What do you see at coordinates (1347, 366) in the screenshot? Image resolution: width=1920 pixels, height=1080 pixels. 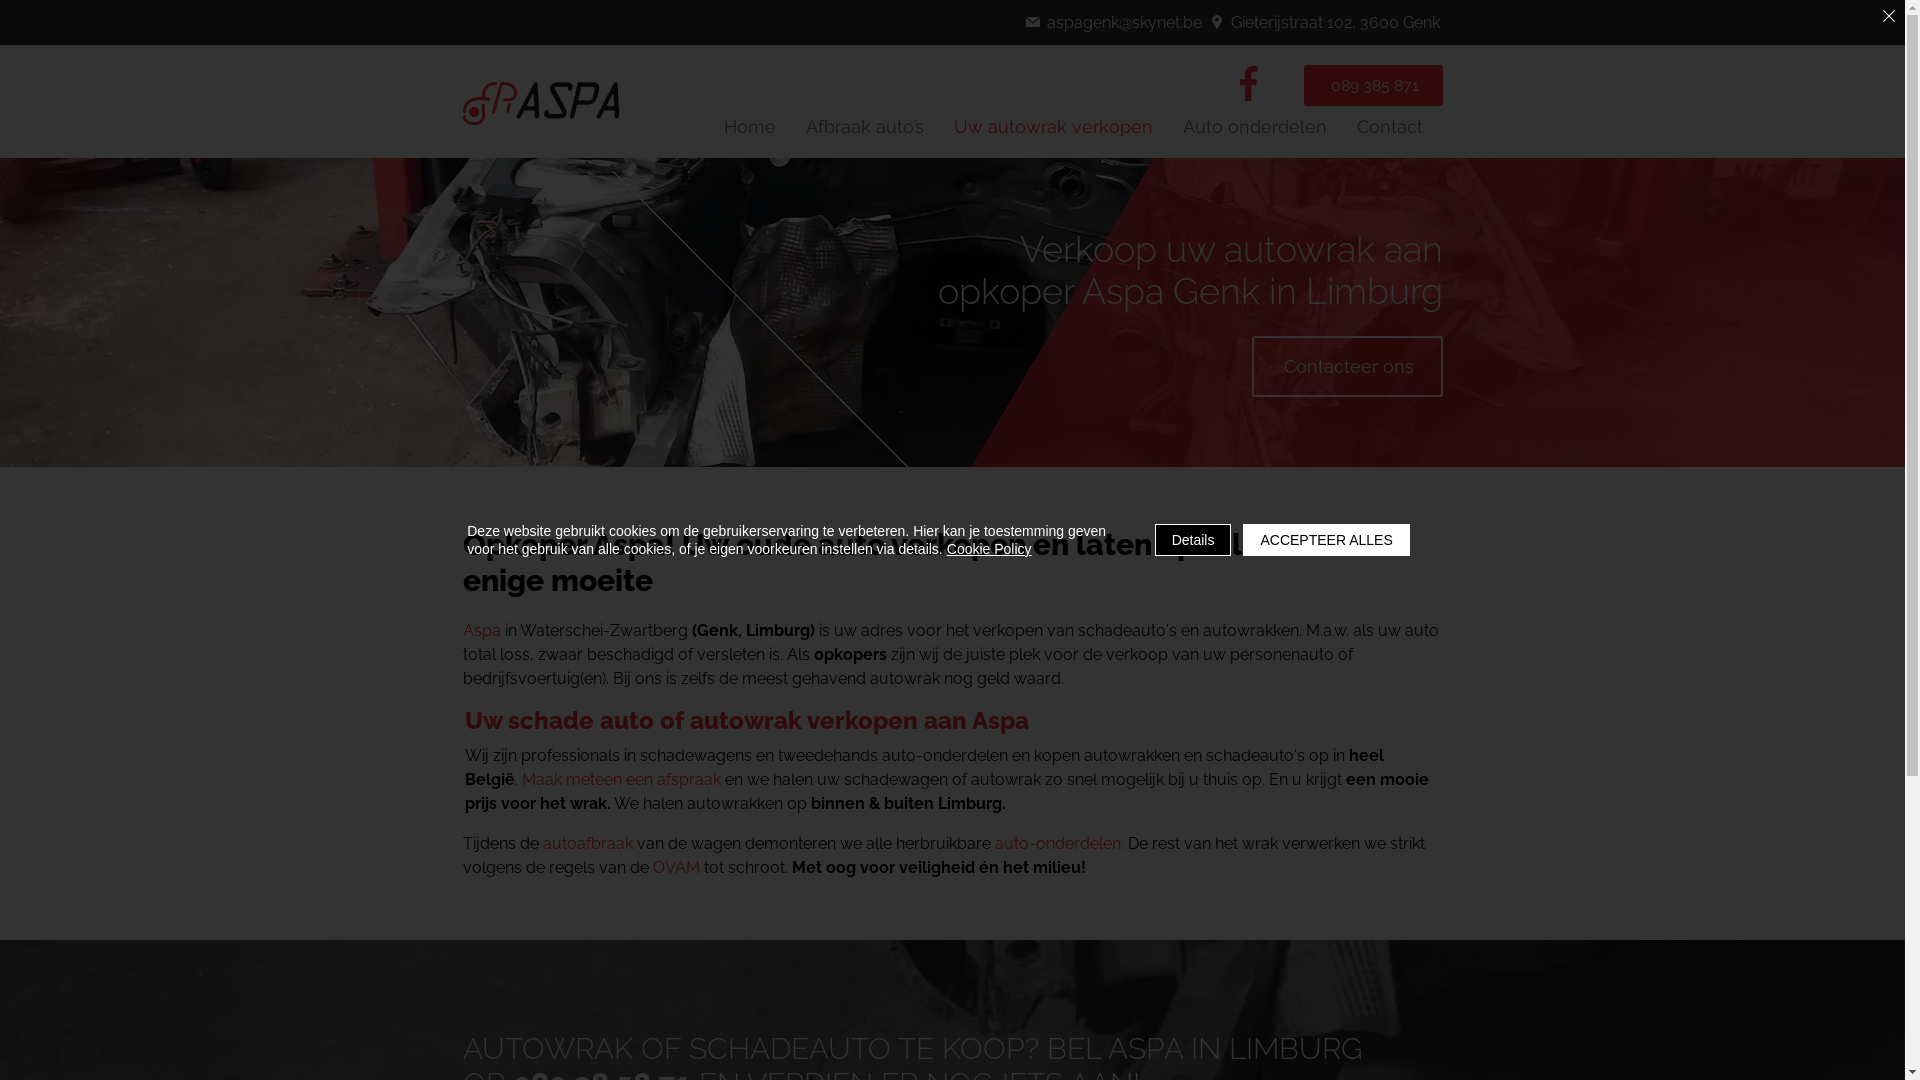 I see `'Contacteer ons'` at bounding box center [1347, 366].